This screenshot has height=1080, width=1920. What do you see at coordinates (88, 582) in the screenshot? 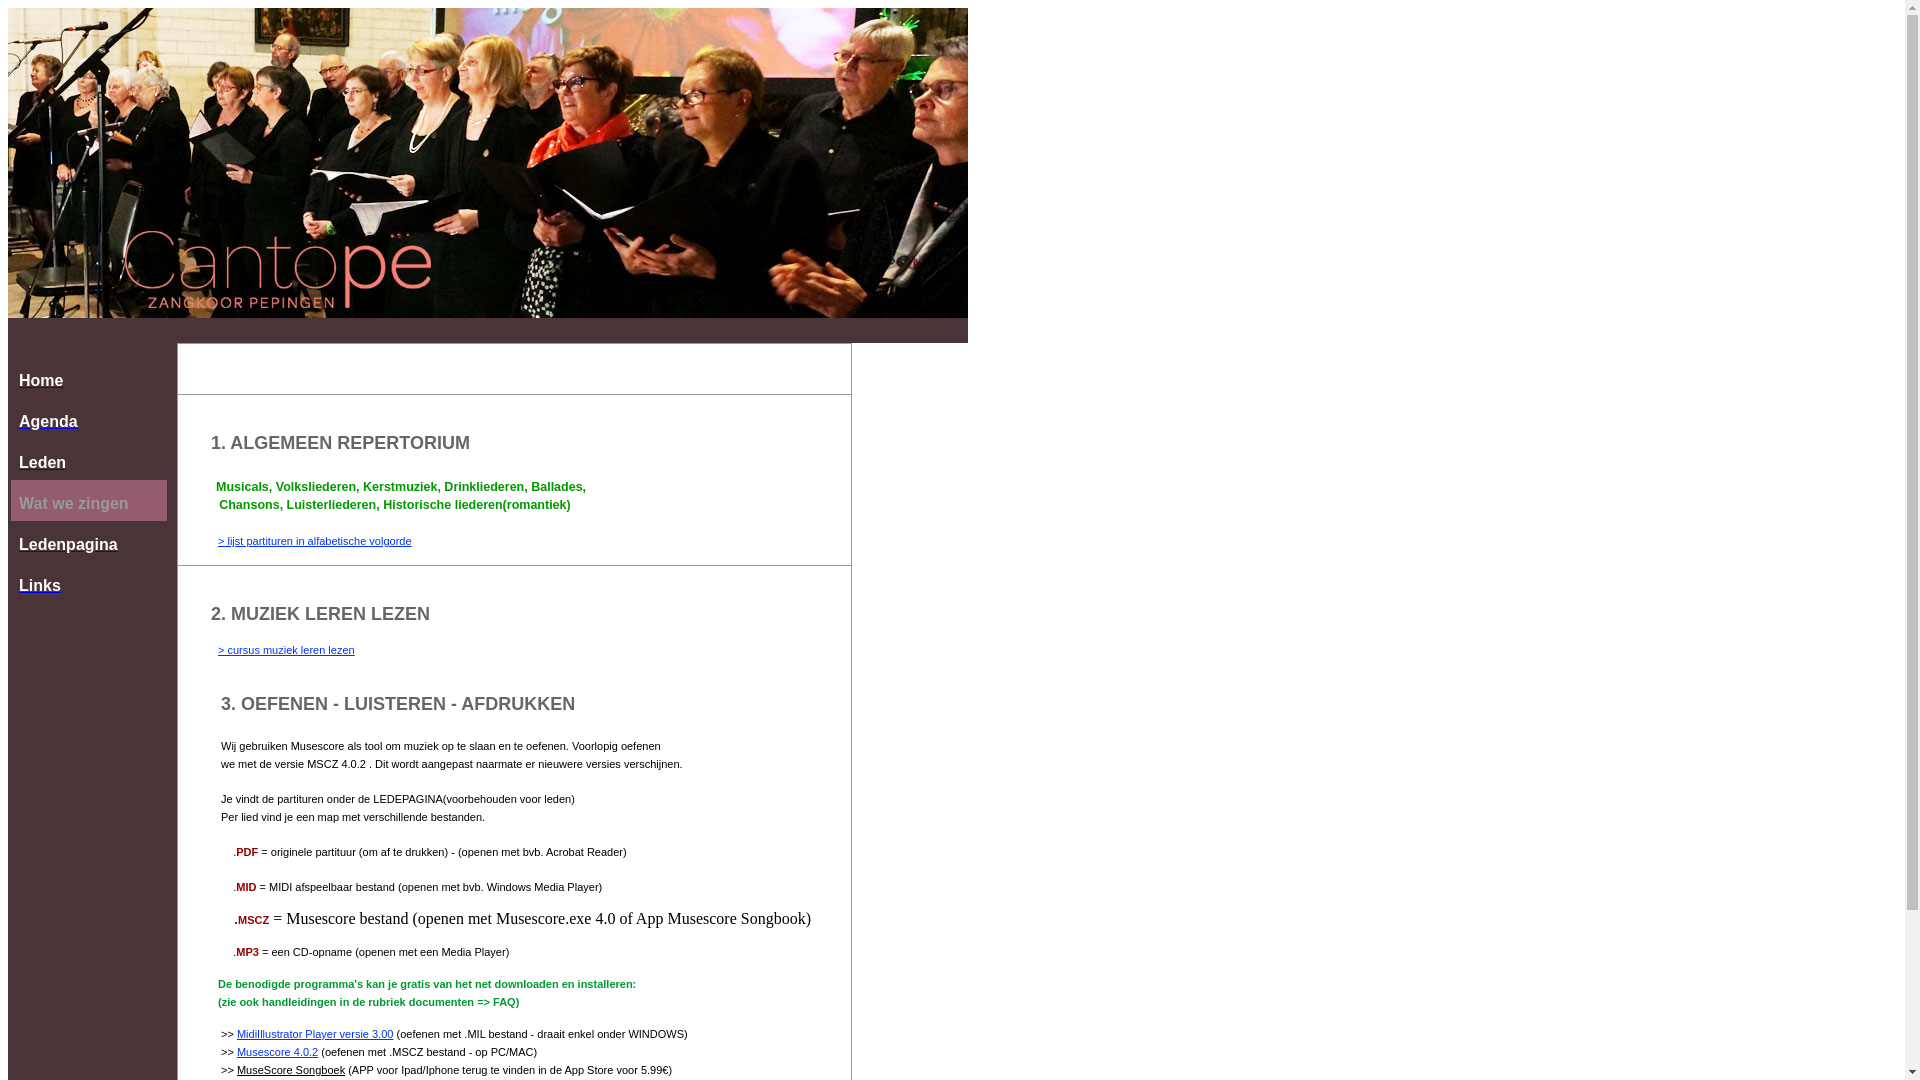
I see `'Links'` at bounding box center [88, 582].